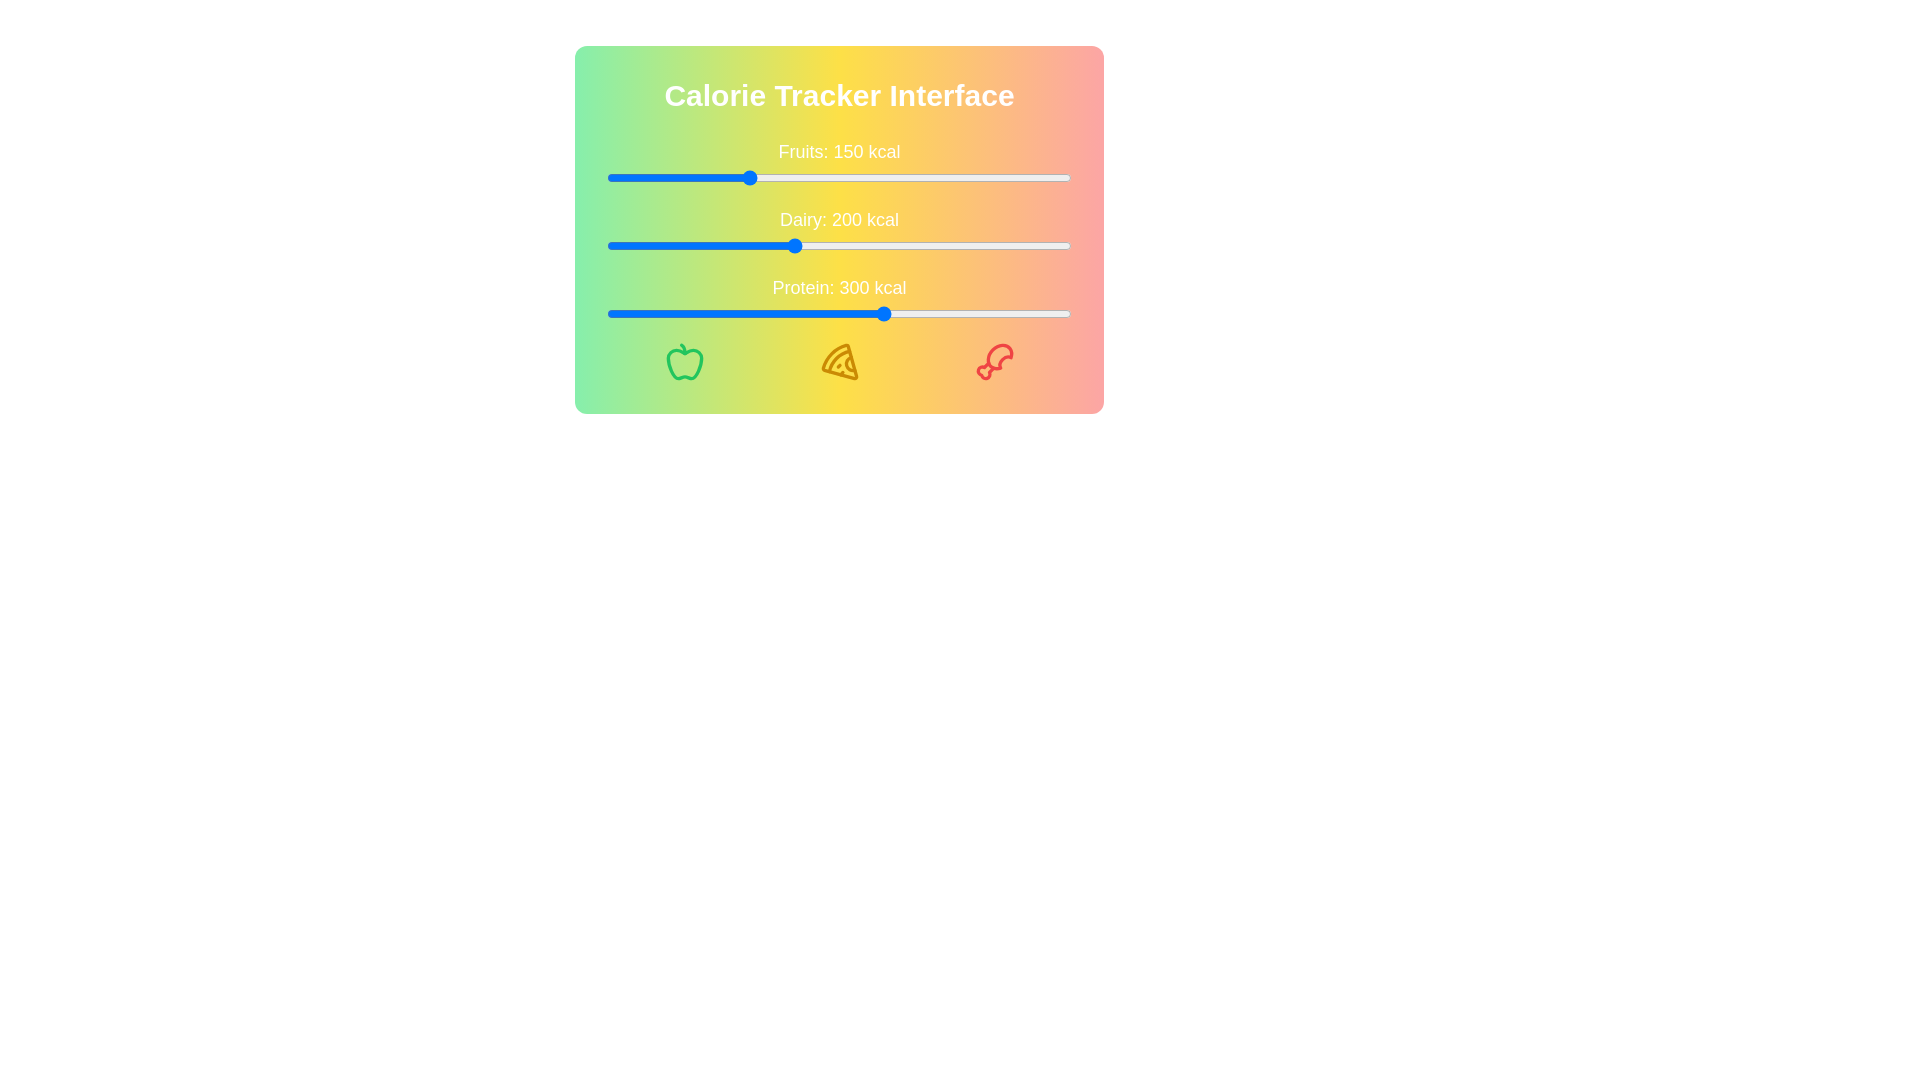  Describe the element at coordinates (815, 245) in the screenshot. I see `the Dairy calorie slider to 224 kcal` at that location.